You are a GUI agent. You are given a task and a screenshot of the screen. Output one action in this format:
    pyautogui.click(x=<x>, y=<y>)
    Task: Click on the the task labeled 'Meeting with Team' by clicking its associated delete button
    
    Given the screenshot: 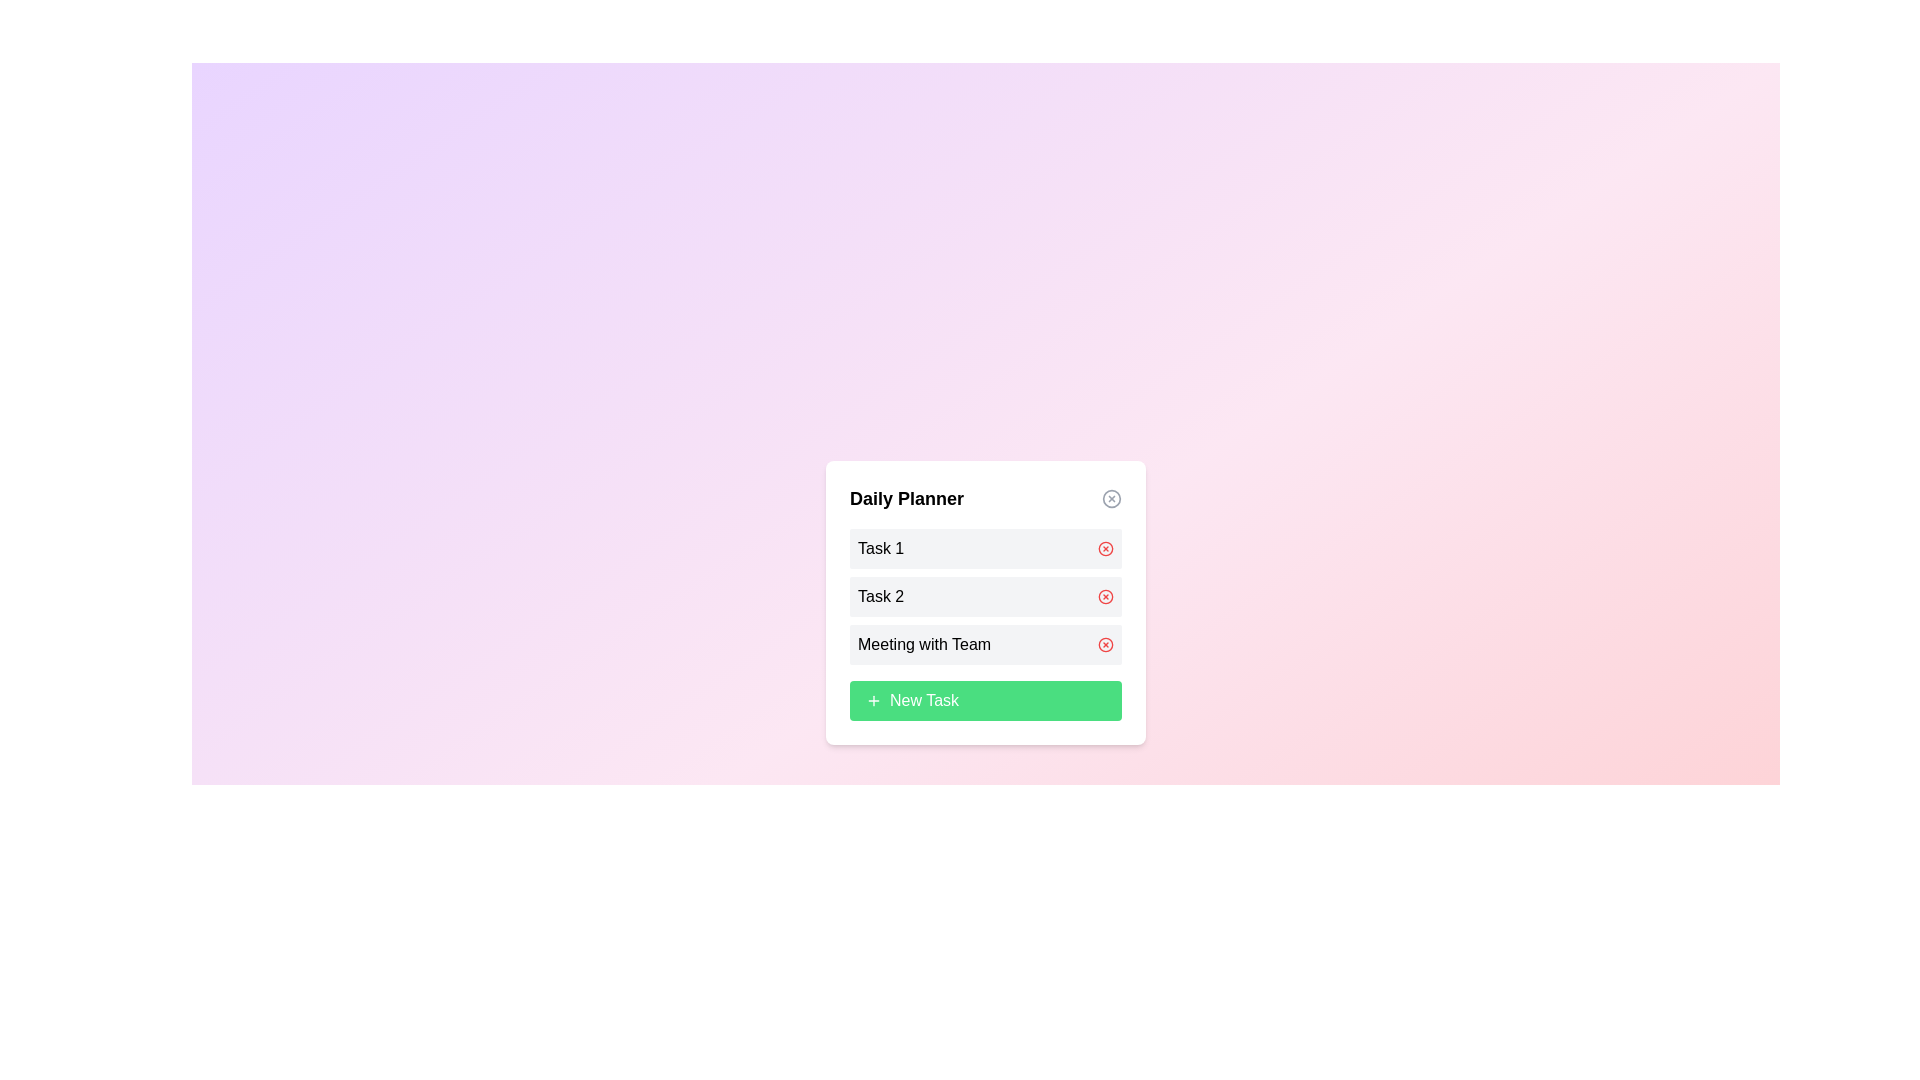 What is the action you would take?
    pyautogui.click(x=1104, y=644)
    